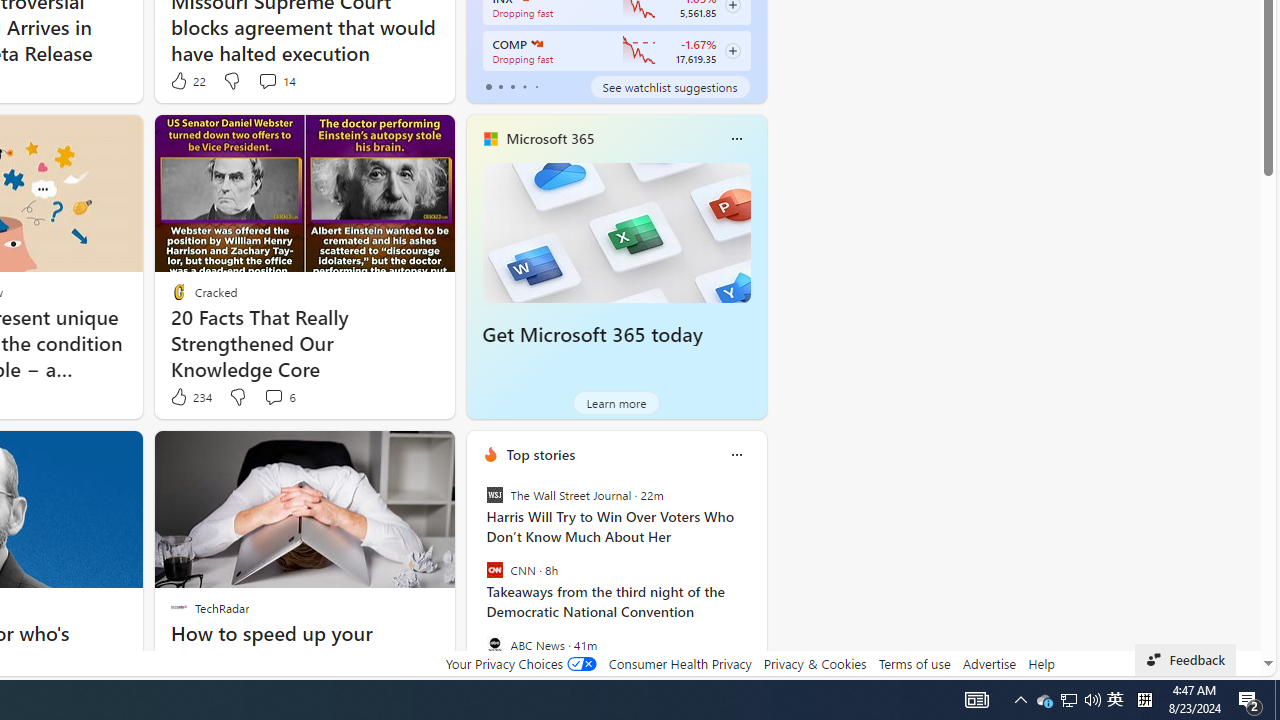 Image resolution: width=1280 pixels, height=720 pixels. Describe the element at coordinates (488, 86) in the screenshot. I see `'tab-0'` at that location.